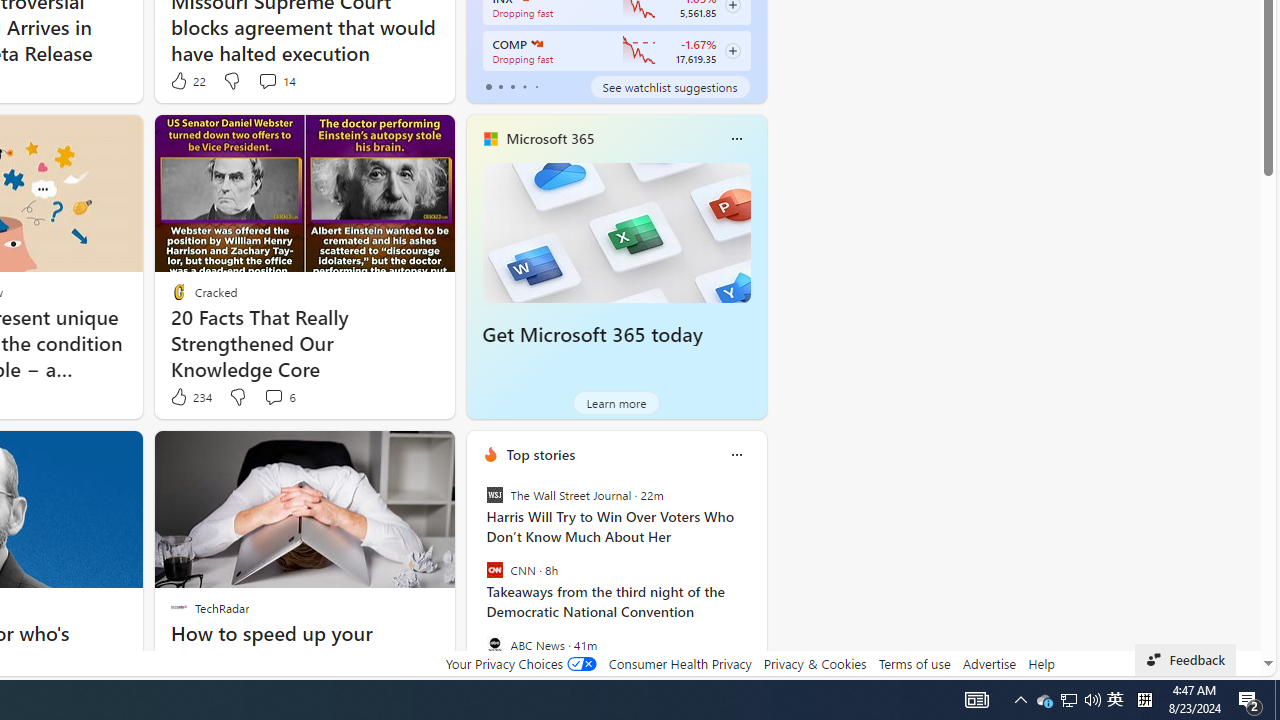 Image resolution: width=1280 pixels, height=720 pixels. Describe the element at coordinates (488, 86) in the screenshot. I see `'tab-0'` at that location.